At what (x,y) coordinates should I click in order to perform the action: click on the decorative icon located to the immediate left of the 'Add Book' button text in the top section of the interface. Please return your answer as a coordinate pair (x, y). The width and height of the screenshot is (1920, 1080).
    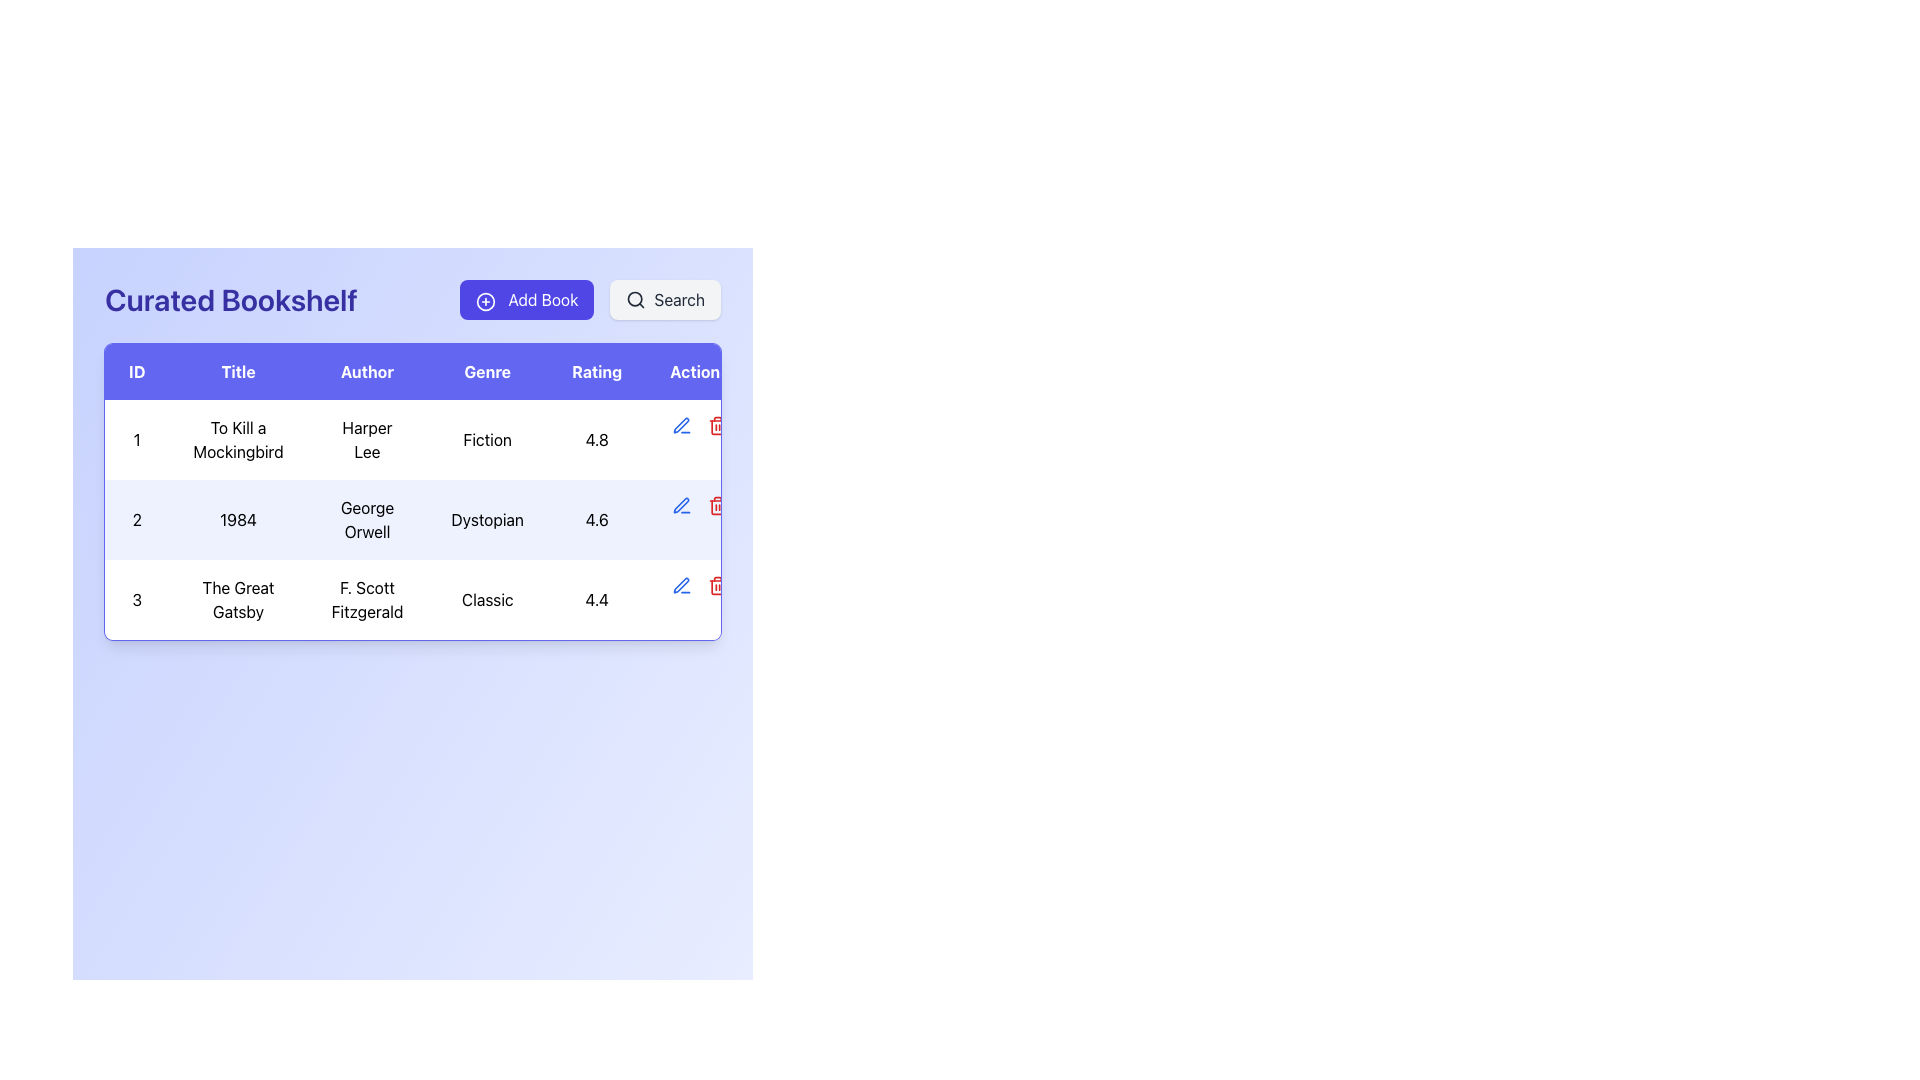
    Looking at the image, I should click on (486, 301).